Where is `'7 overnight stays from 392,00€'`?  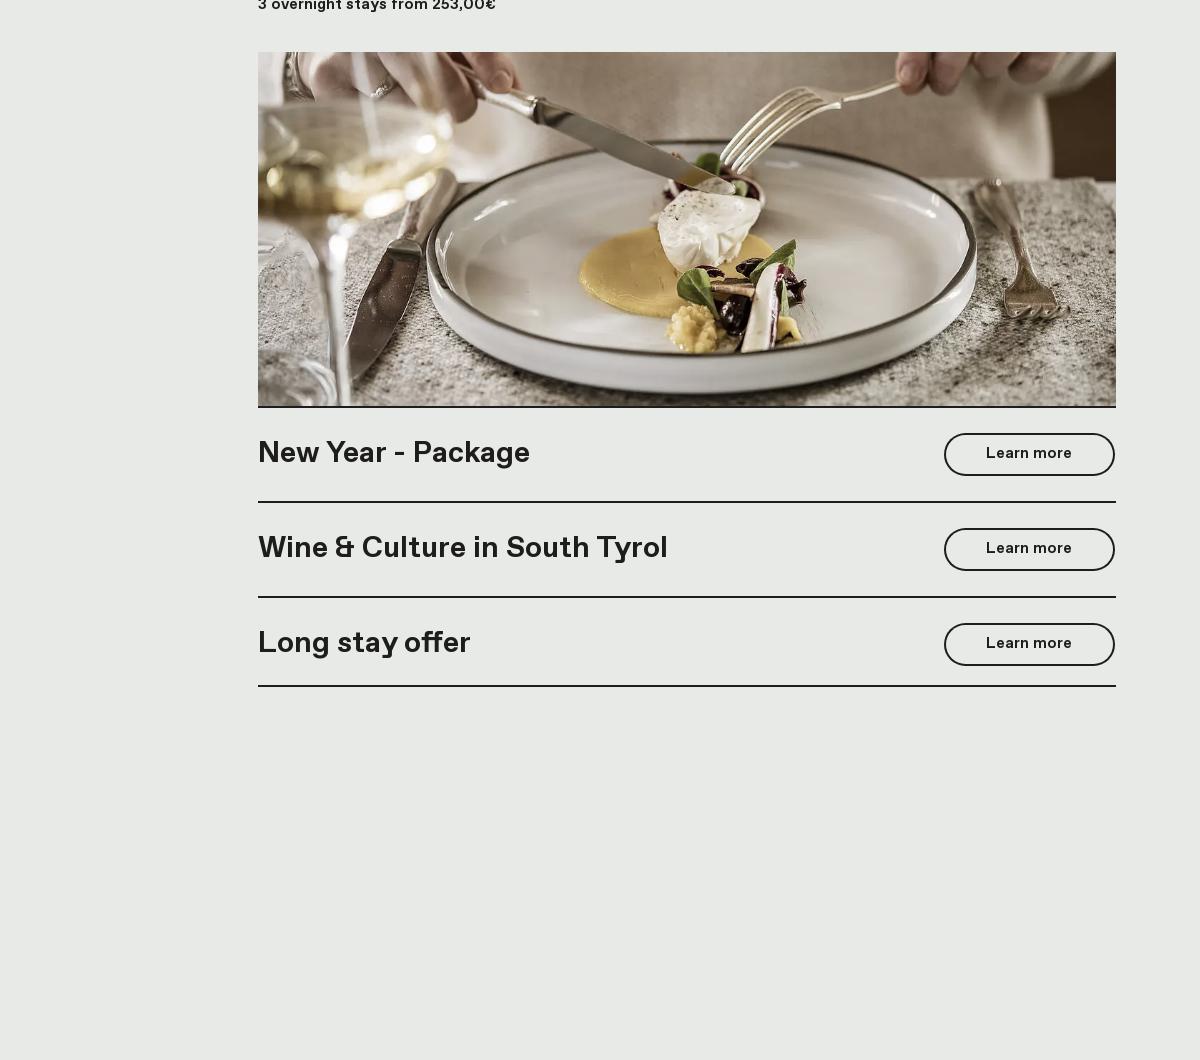 '7 overnight stays from 392,00€' is located at coordinates (378, 720).